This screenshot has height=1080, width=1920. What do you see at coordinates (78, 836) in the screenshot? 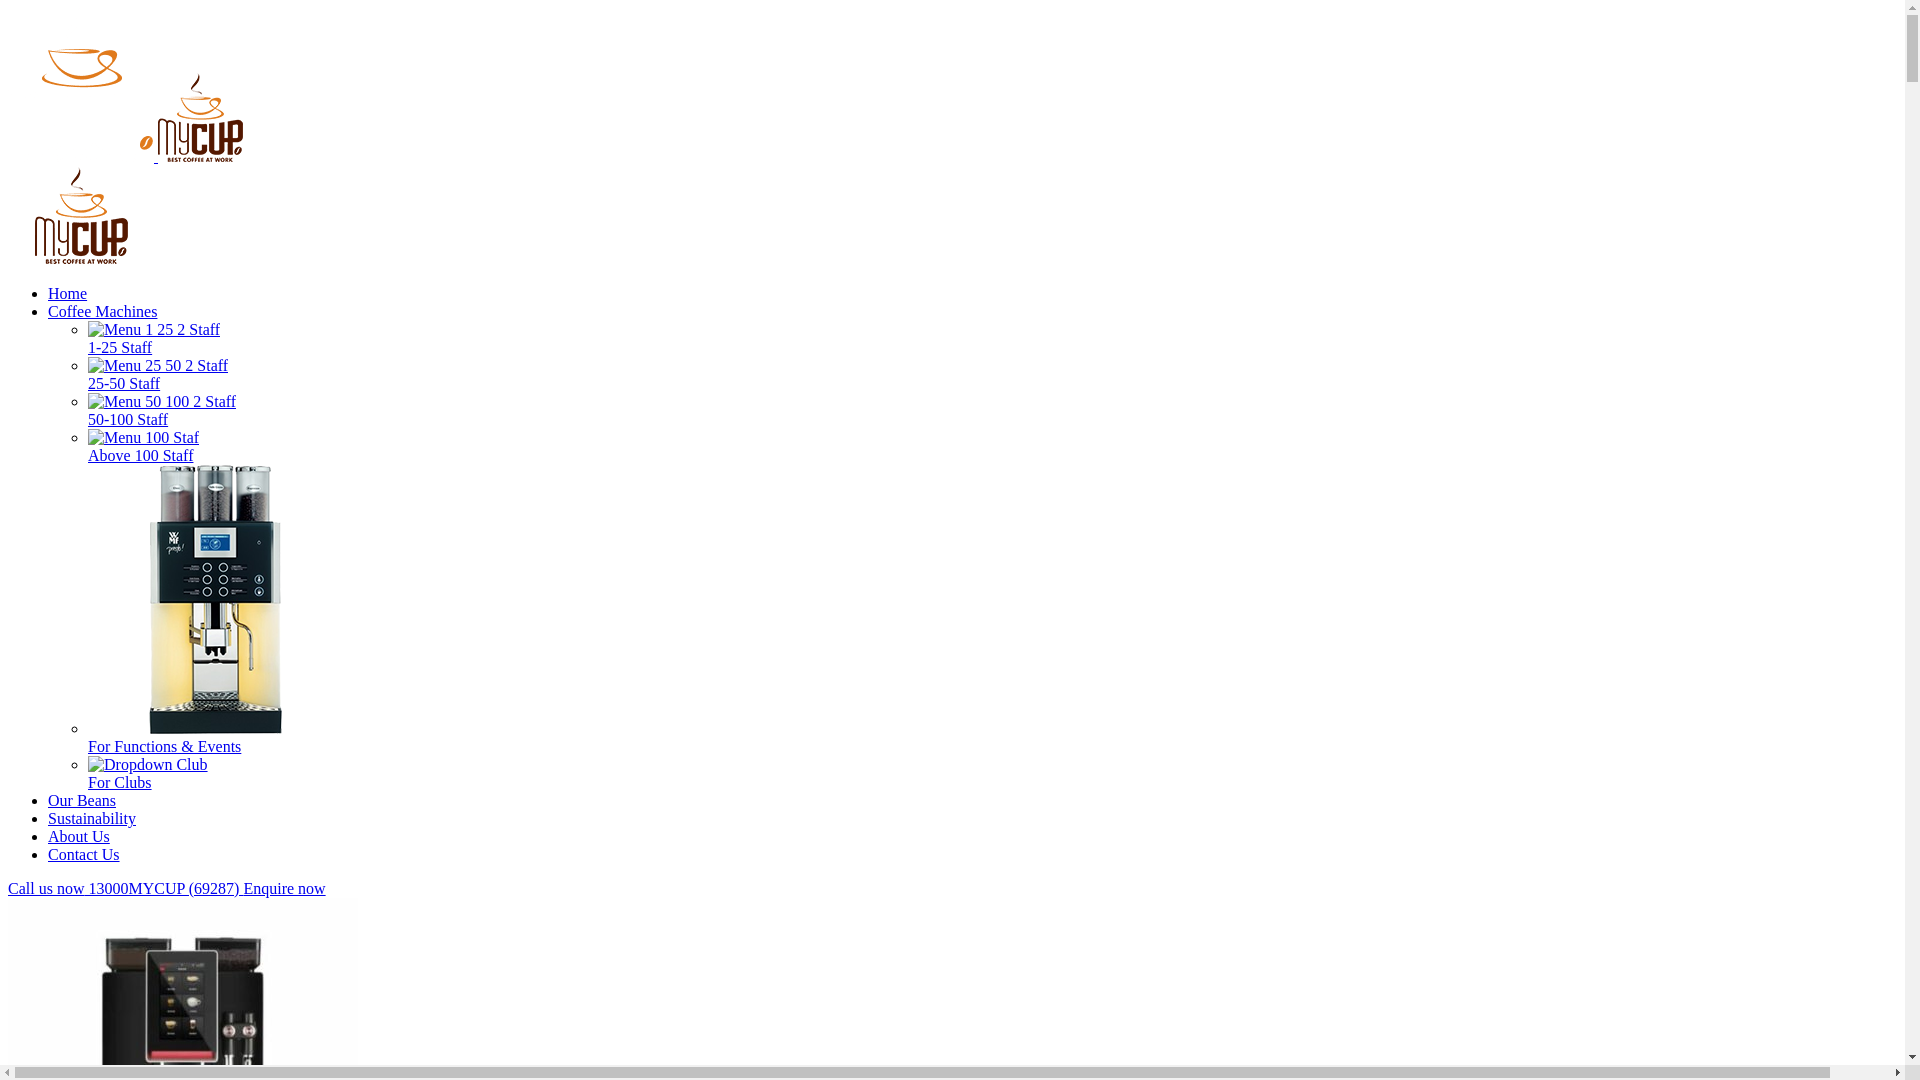
I see `'About Us'` at bounding box center [78, 836].